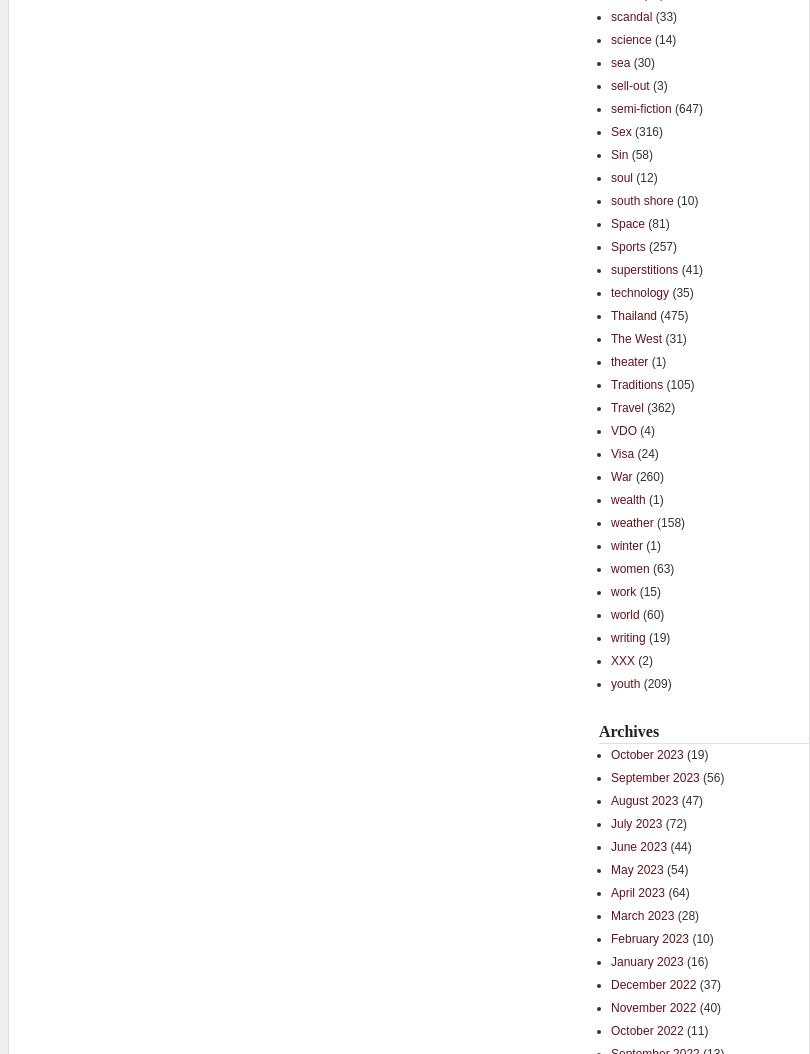  I want to click on '(209)', so click(654, 682).